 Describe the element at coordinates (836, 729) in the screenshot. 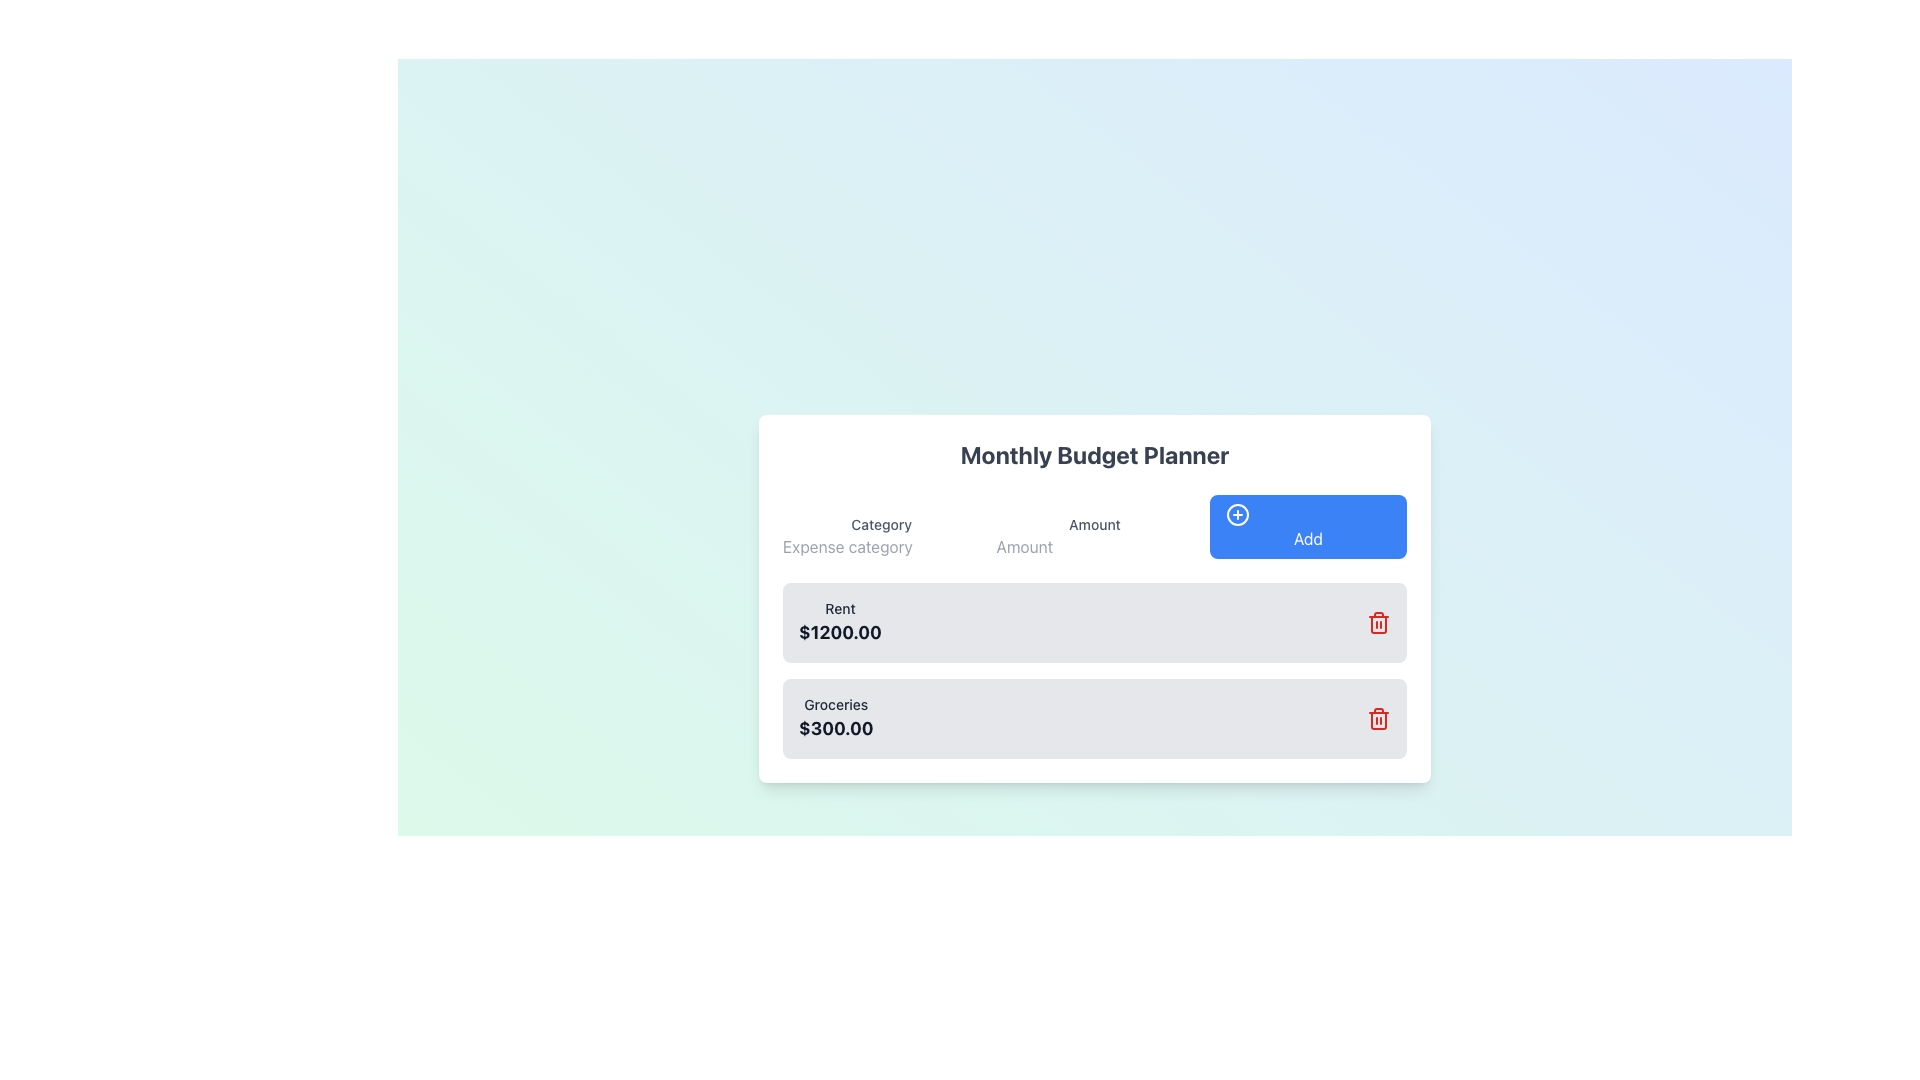

I see `text value displayed in the monetary value Text Label for the 'Groceries' expense category, located to the right of the 'Groceries' label in the budget planner interface` at that location.